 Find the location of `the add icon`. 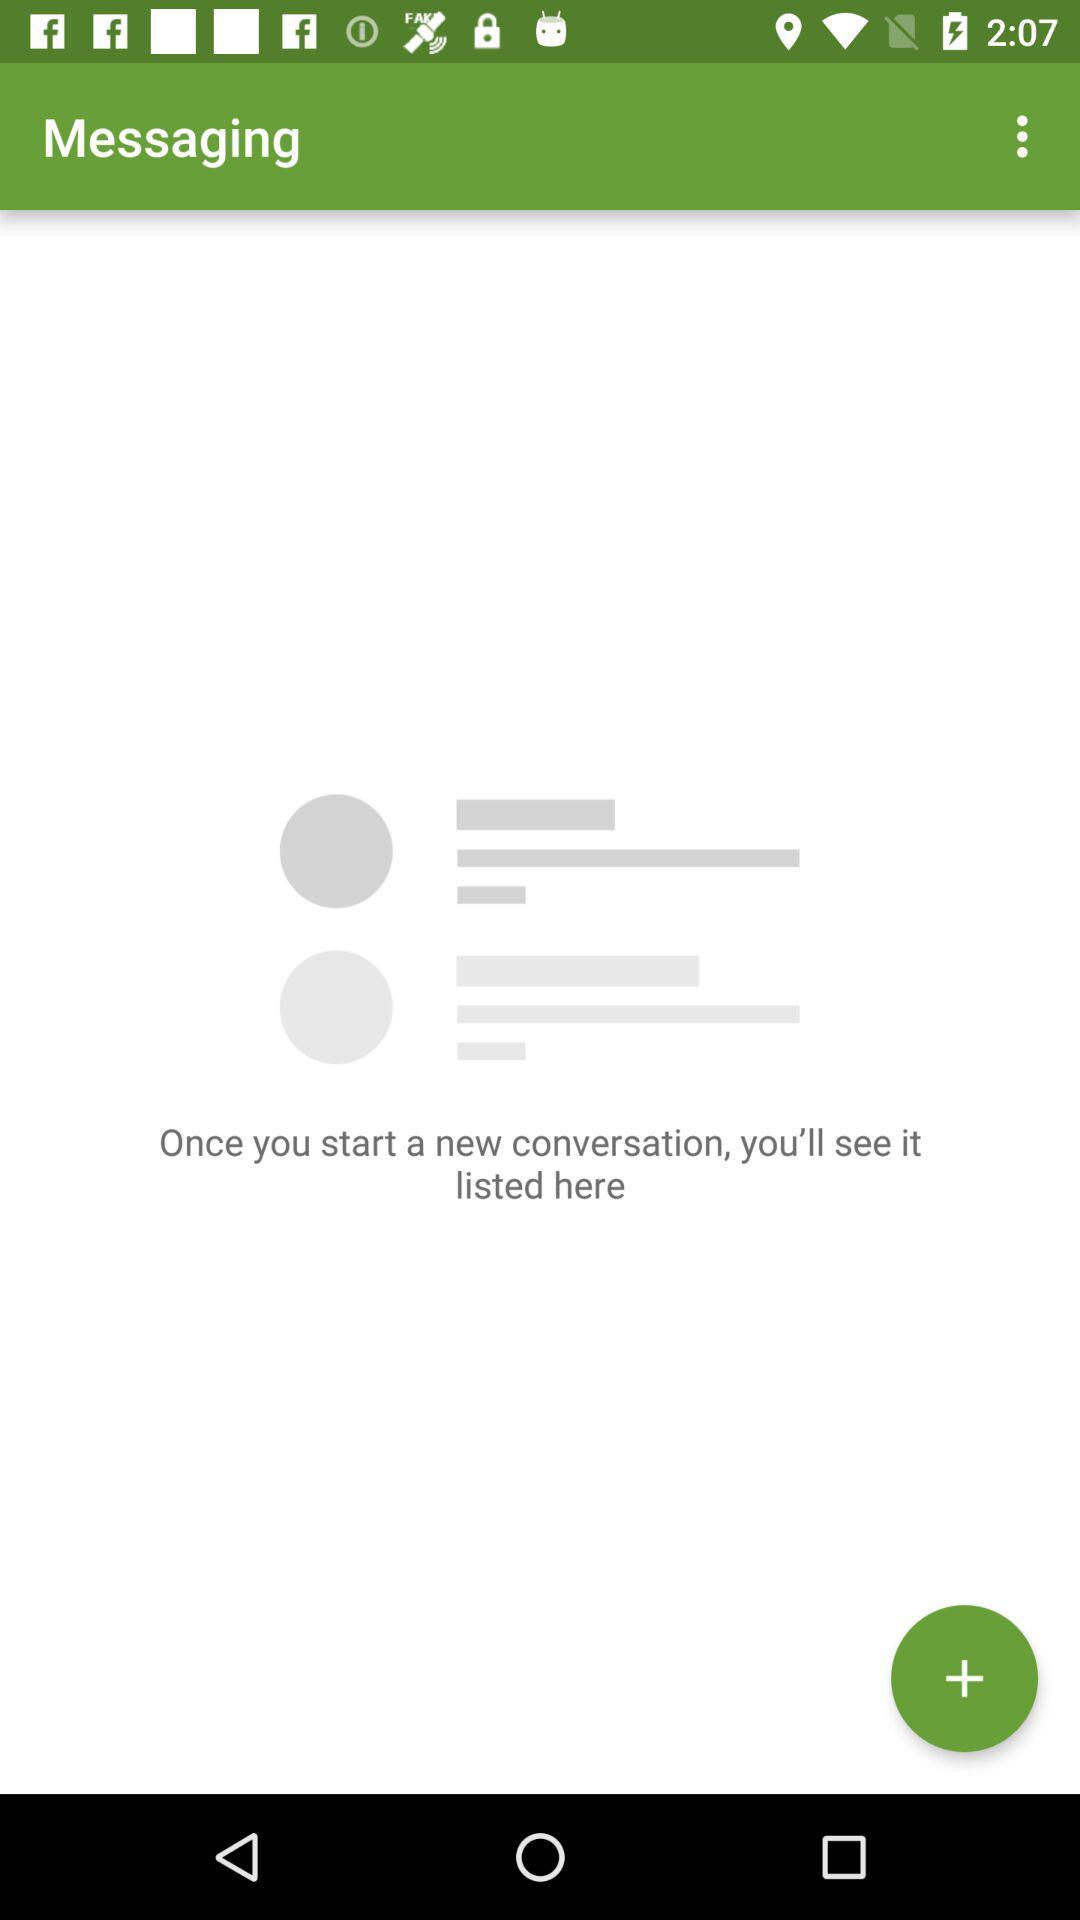

the add icon is located at coordinates (963, 1678).